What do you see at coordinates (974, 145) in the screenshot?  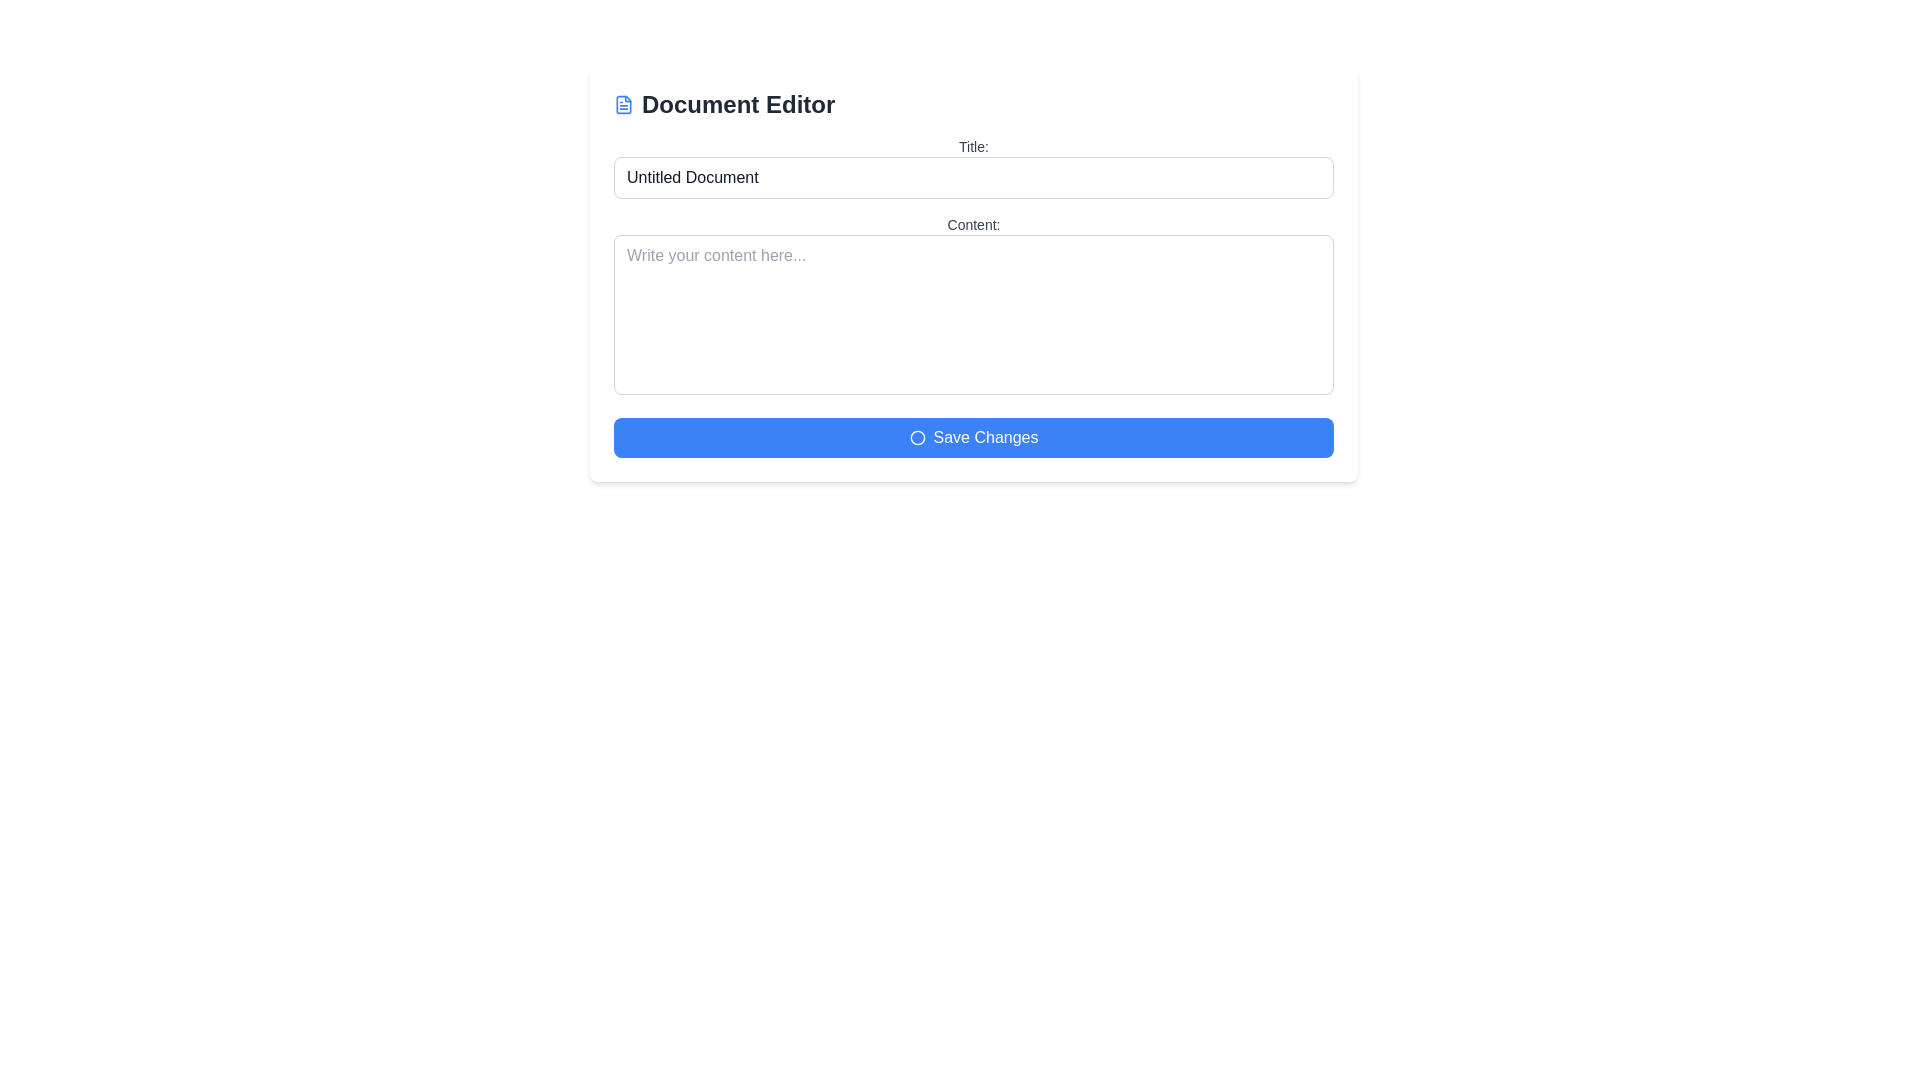 I see `text label displaying 'Title:' which is located at the top section of the form, directly above the text input field labeled 'Untitled Document'` at bounding box center [974, 145].